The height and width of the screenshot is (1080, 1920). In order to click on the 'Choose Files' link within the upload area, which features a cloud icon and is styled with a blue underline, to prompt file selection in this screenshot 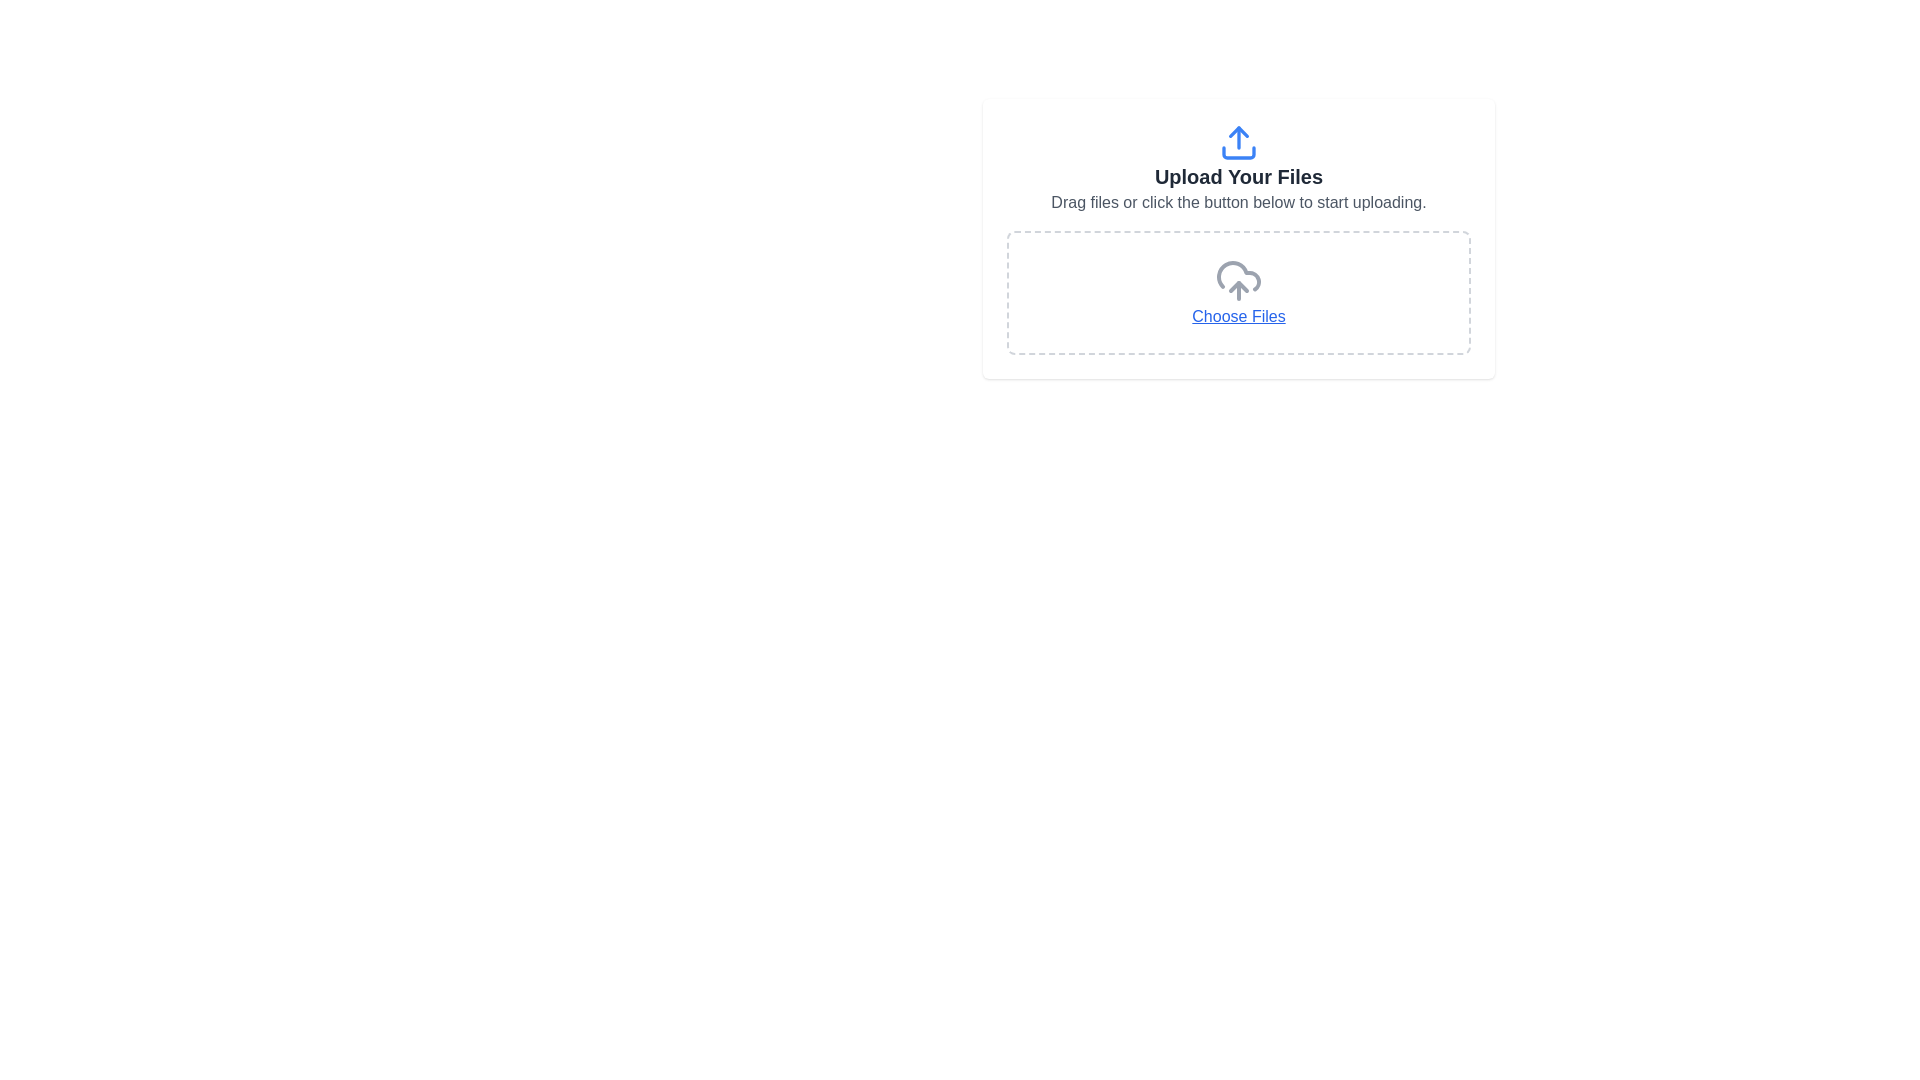, I will do `click(1237, 293)`.